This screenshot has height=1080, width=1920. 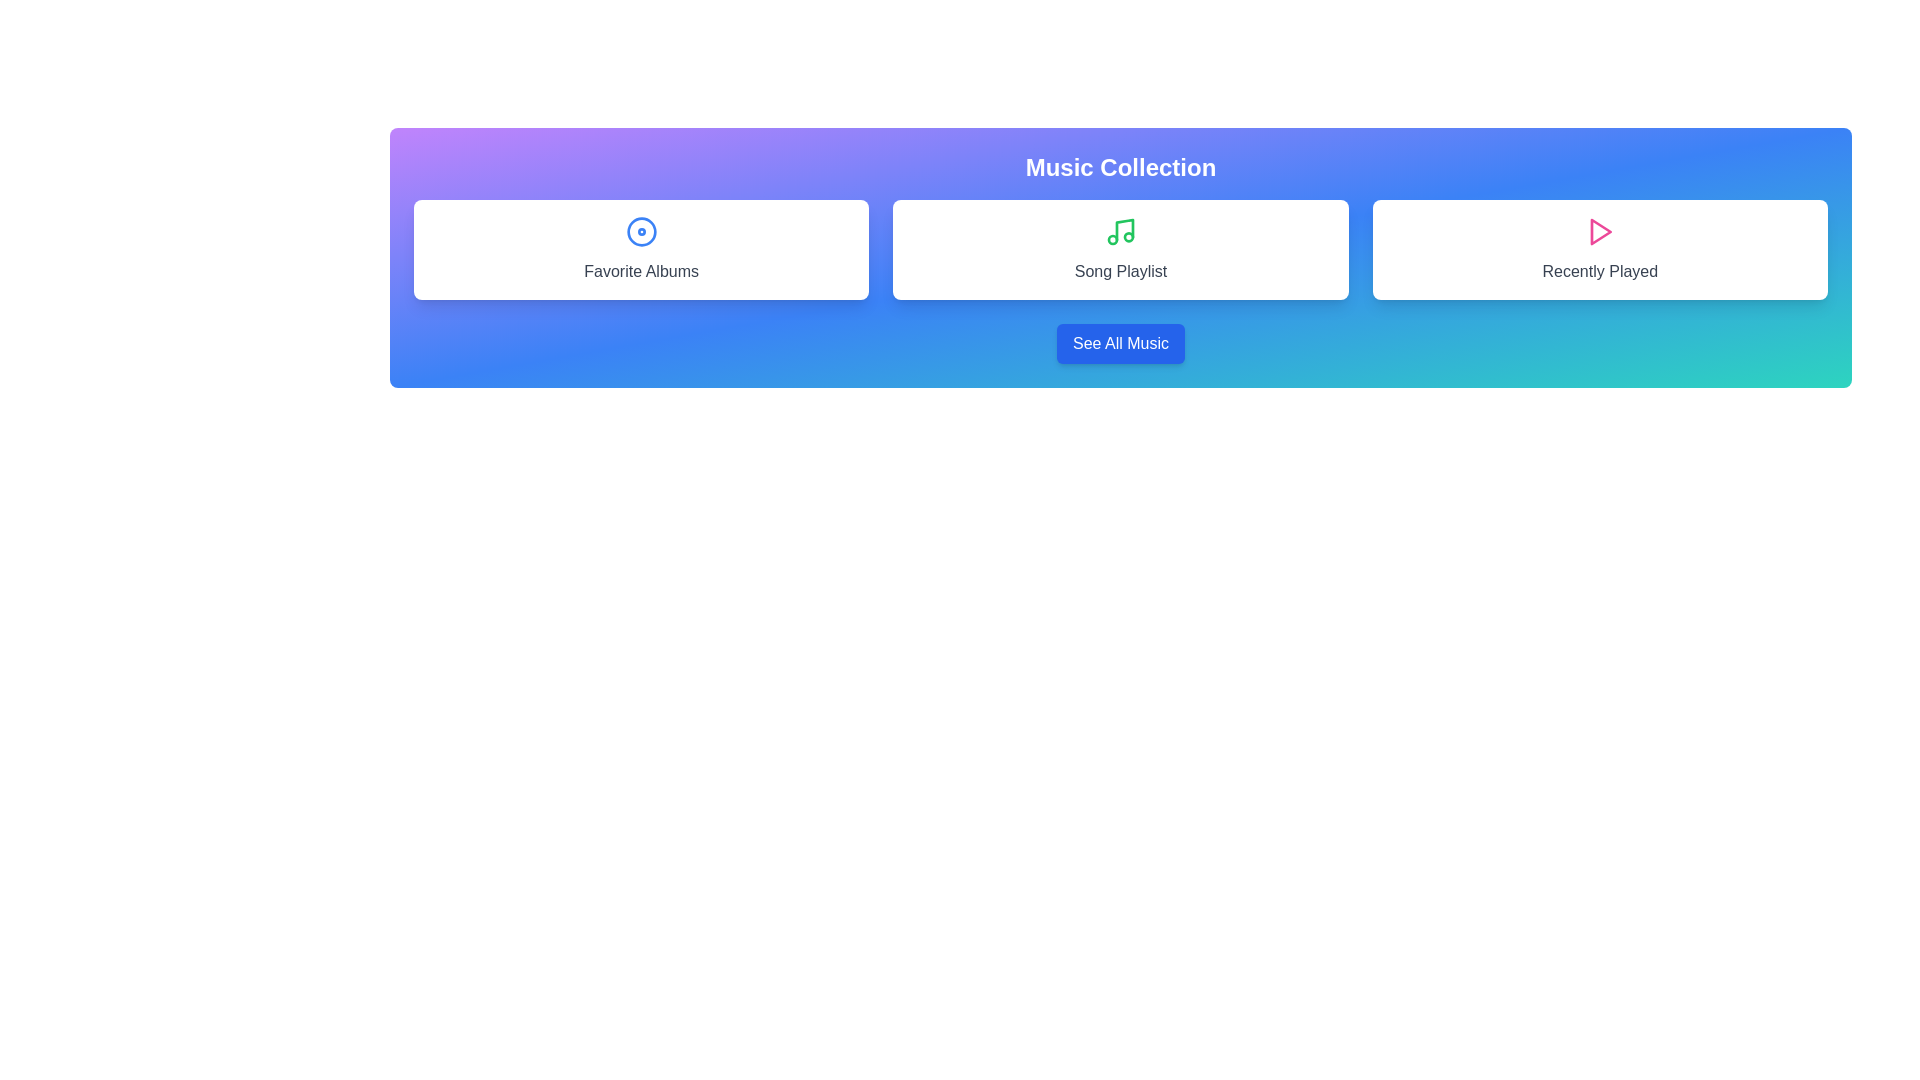 What do you see at coordinates (1600, 230) in the screenshot?
I see `the play icon button located at the top-center of the 'Recently Played' card in the 'Music Collection' section` at bounding box center [1600, 230].